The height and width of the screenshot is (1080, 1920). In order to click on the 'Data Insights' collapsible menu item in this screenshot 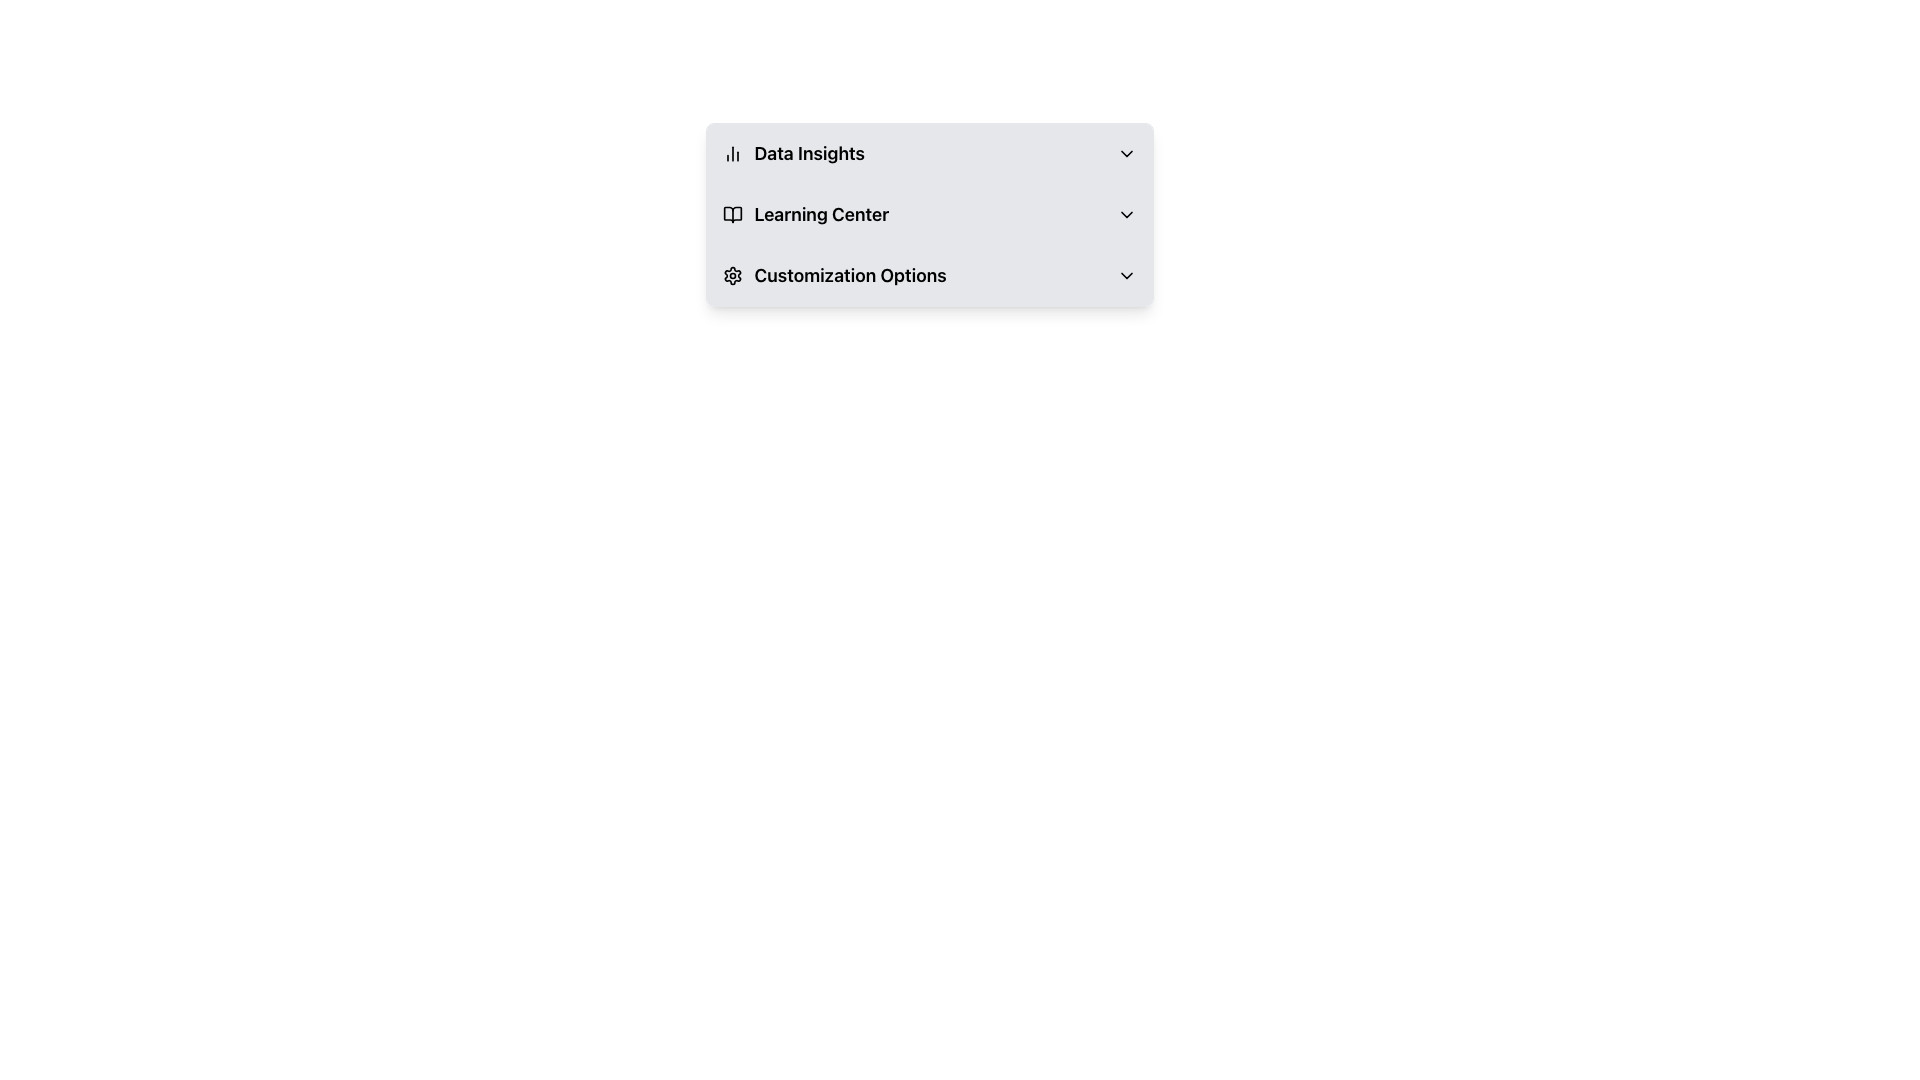, I will do `click(928, 153)`.